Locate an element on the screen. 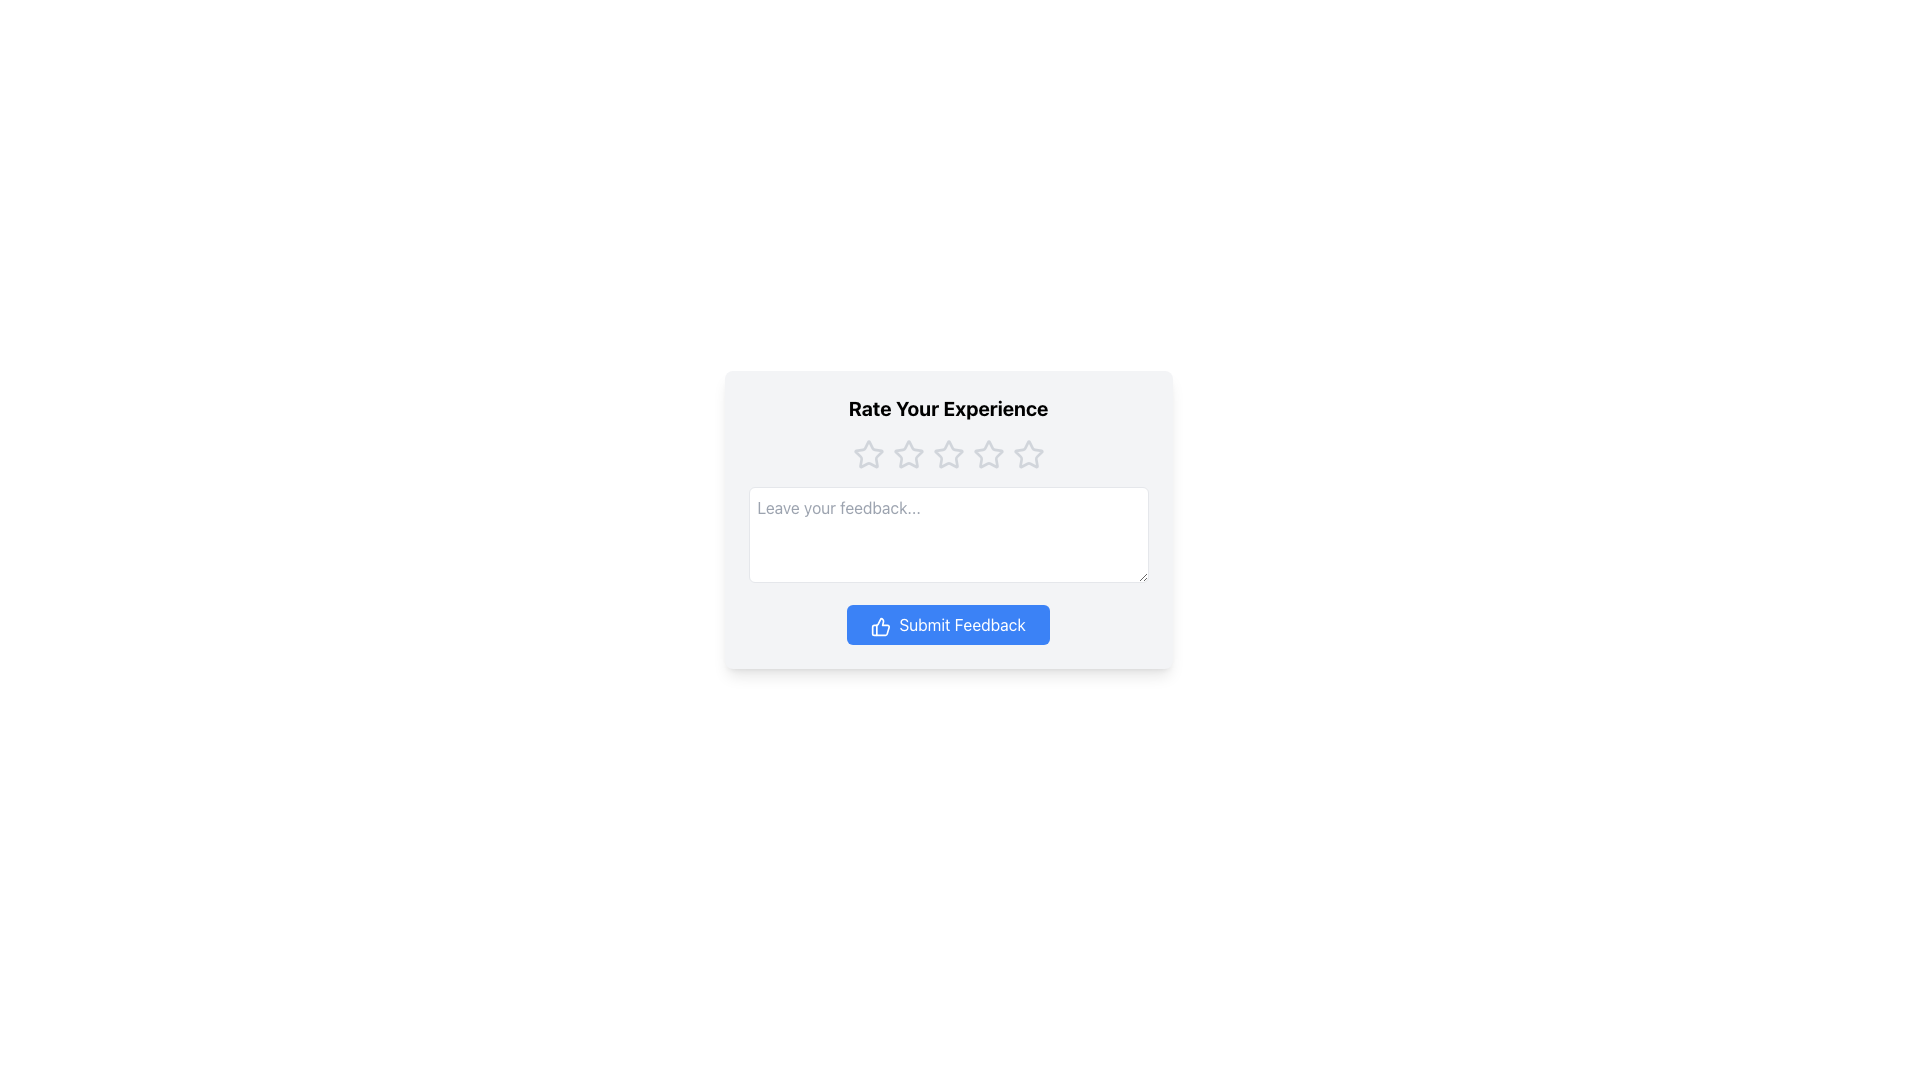 The image size is (1920, 1080). the visual enhancement icon embedded within the 'Submit Feedback' button located below the feedback form is located at coordinates (880, 625).